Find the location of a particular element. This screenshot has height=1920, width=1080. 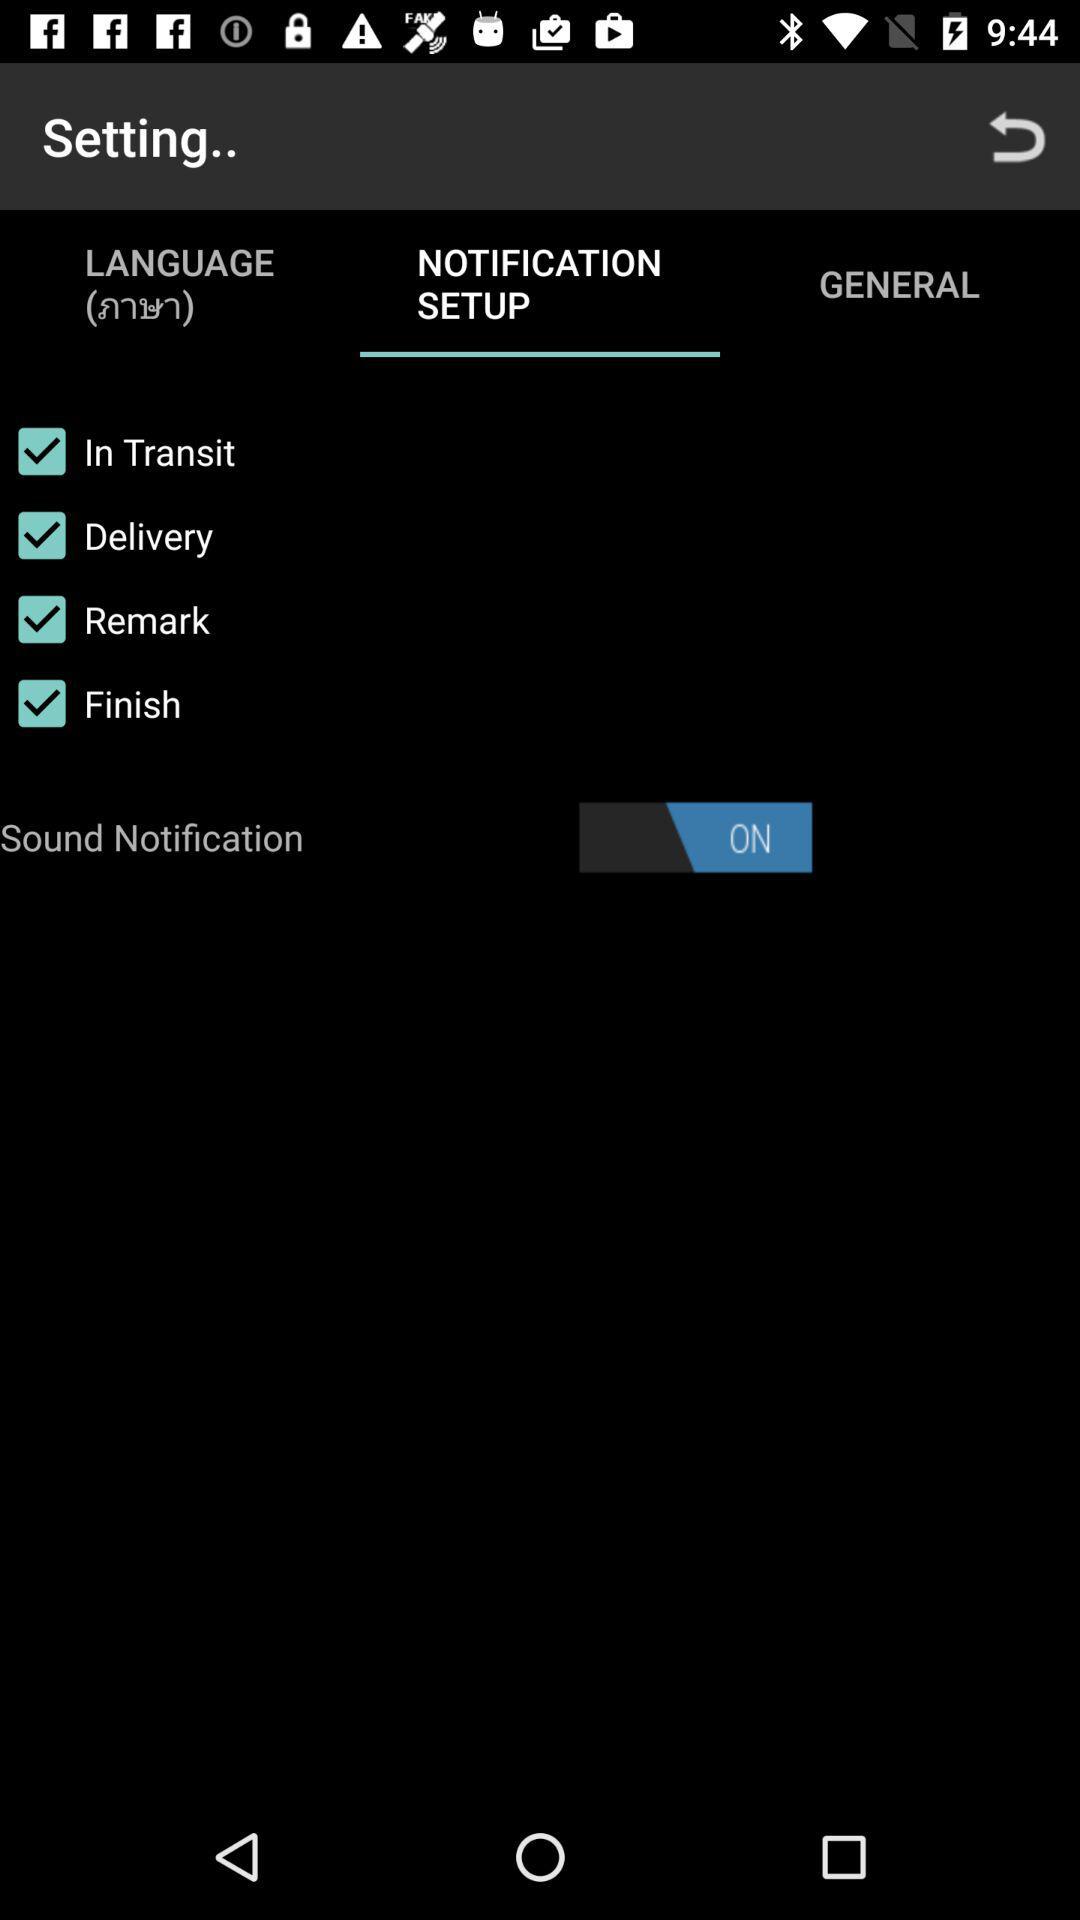

the in transit checkbox is located at coordinates (117, 450).